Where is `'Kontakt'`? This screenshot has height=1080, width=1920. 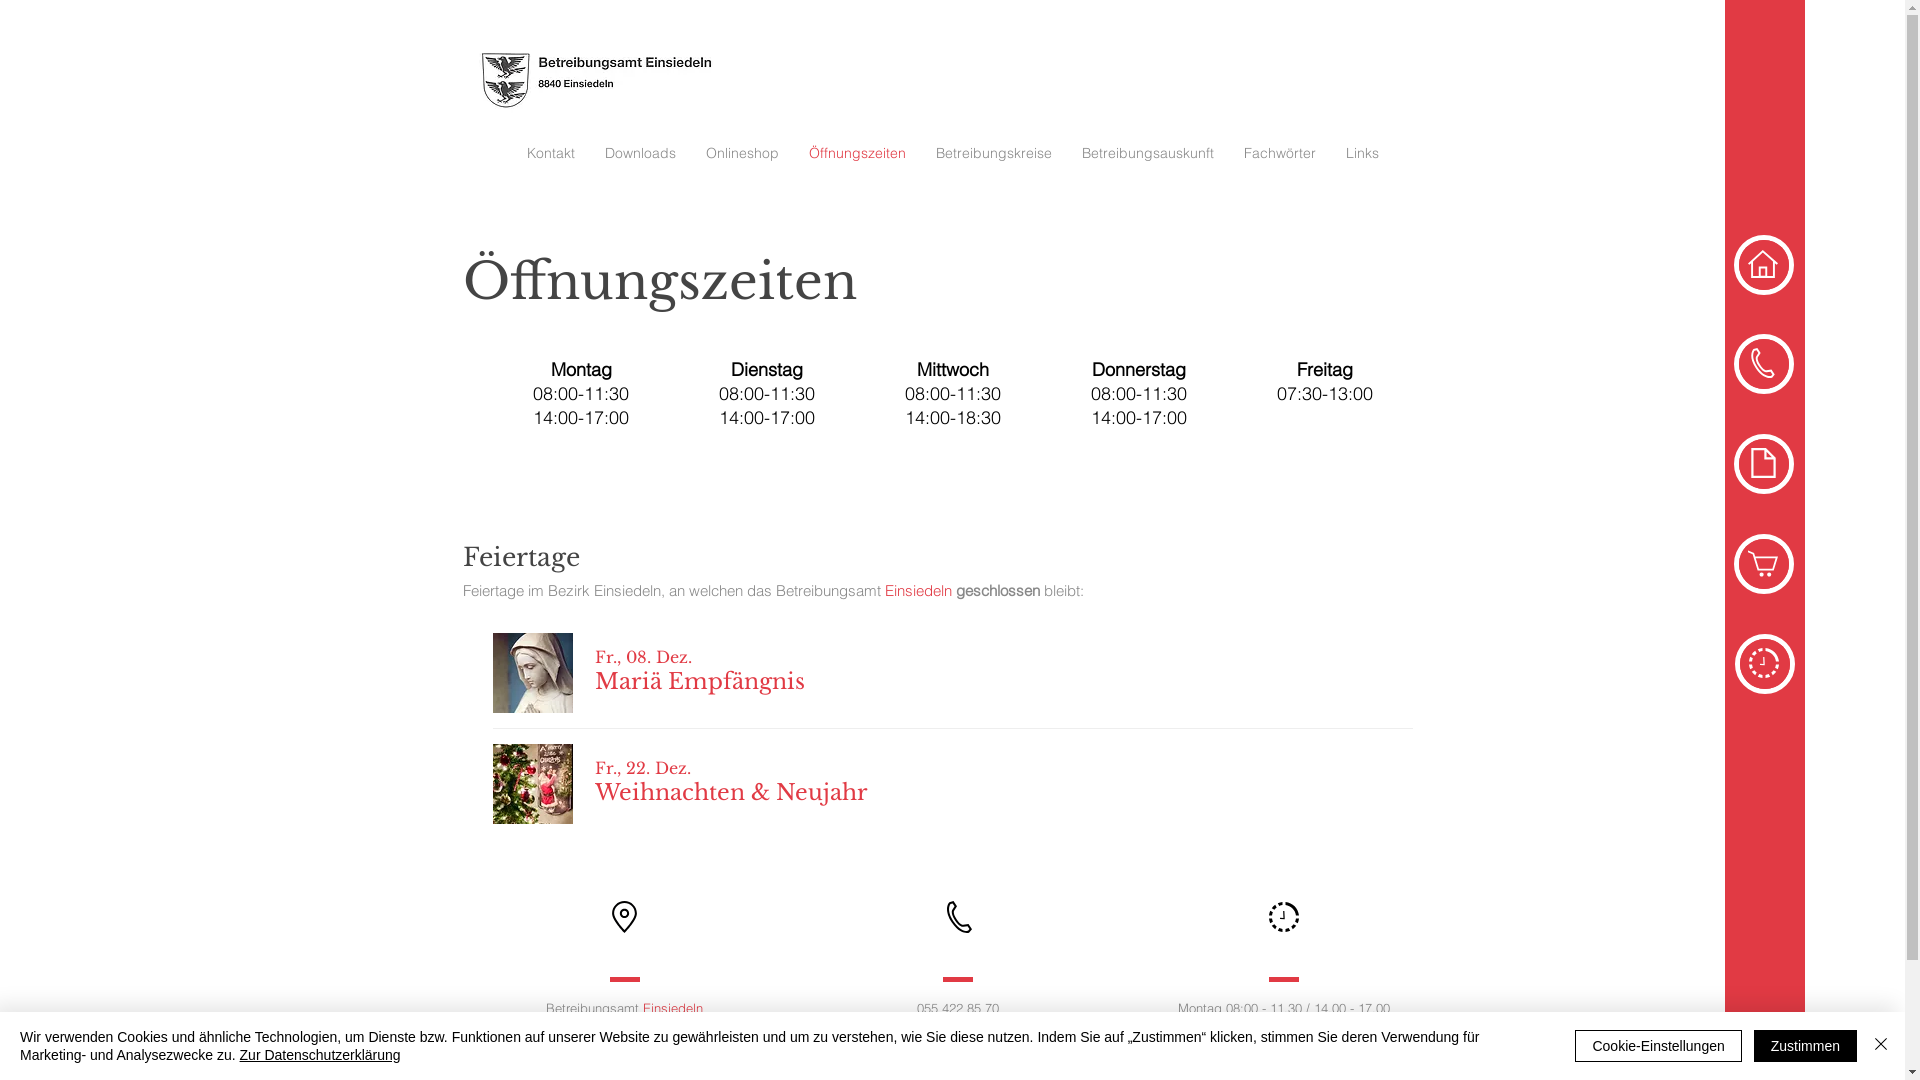
'Kontakt' is located at coordinates (512, 152).